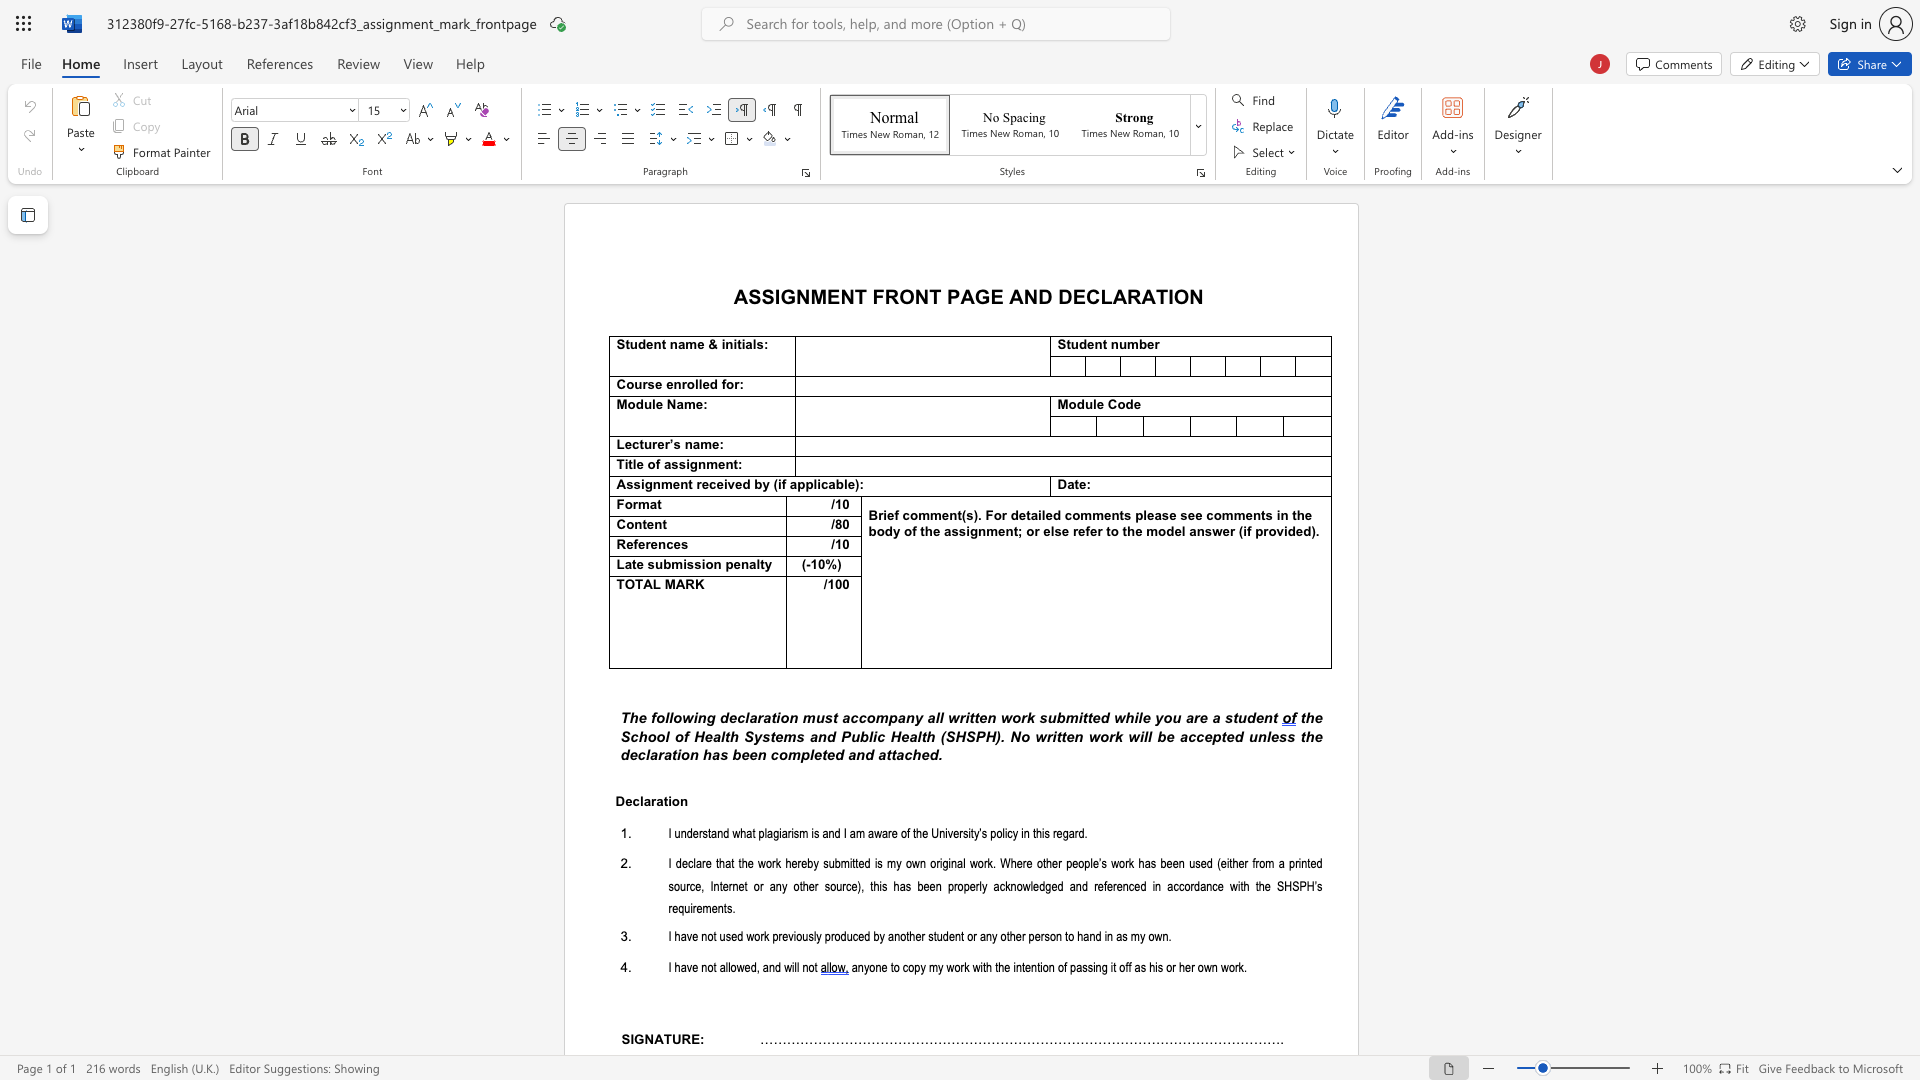 This screenshot has height=1080, width=1920. Describe the element at coordinates (685, 343) in the screenshot. I see `the subset text "me & initi" within the text "Student name & initials"` at that location.